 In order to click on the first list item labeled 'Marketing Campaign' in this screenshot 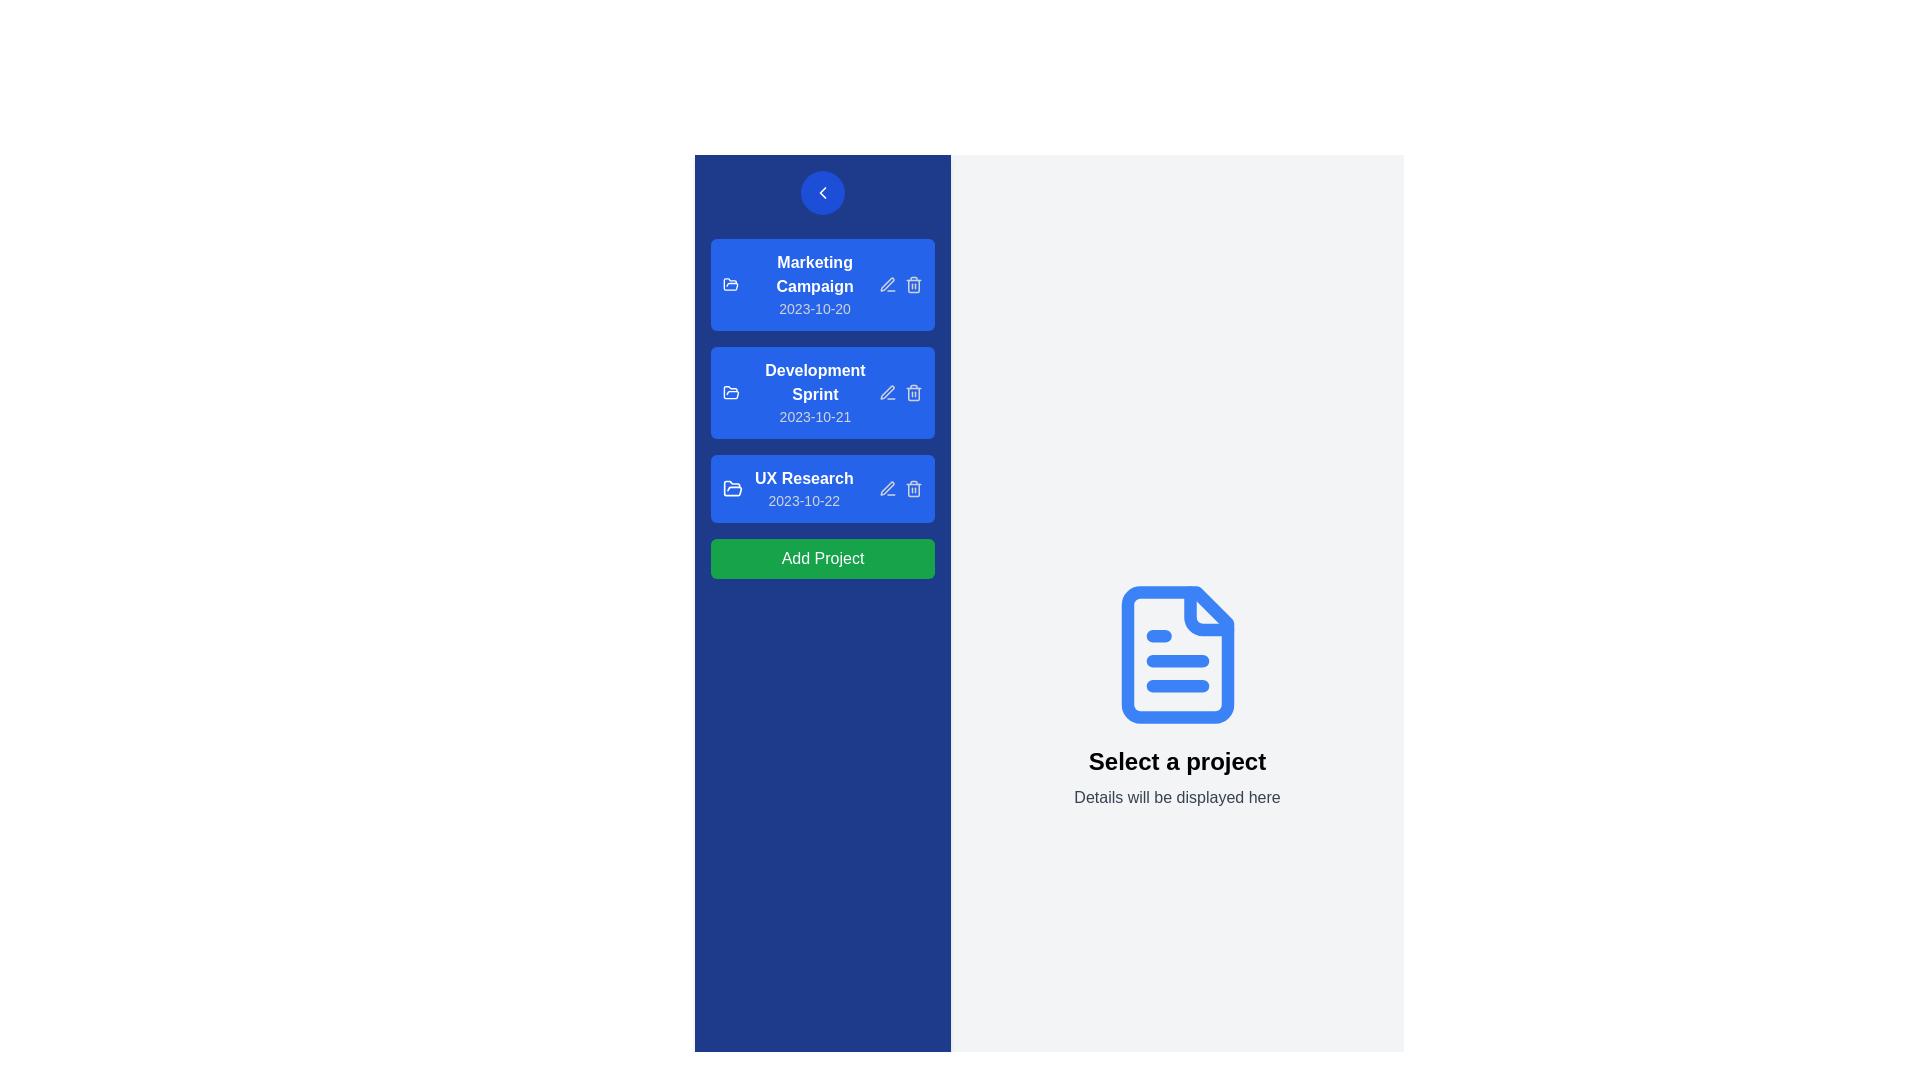, I will do `click(801, 285)`.